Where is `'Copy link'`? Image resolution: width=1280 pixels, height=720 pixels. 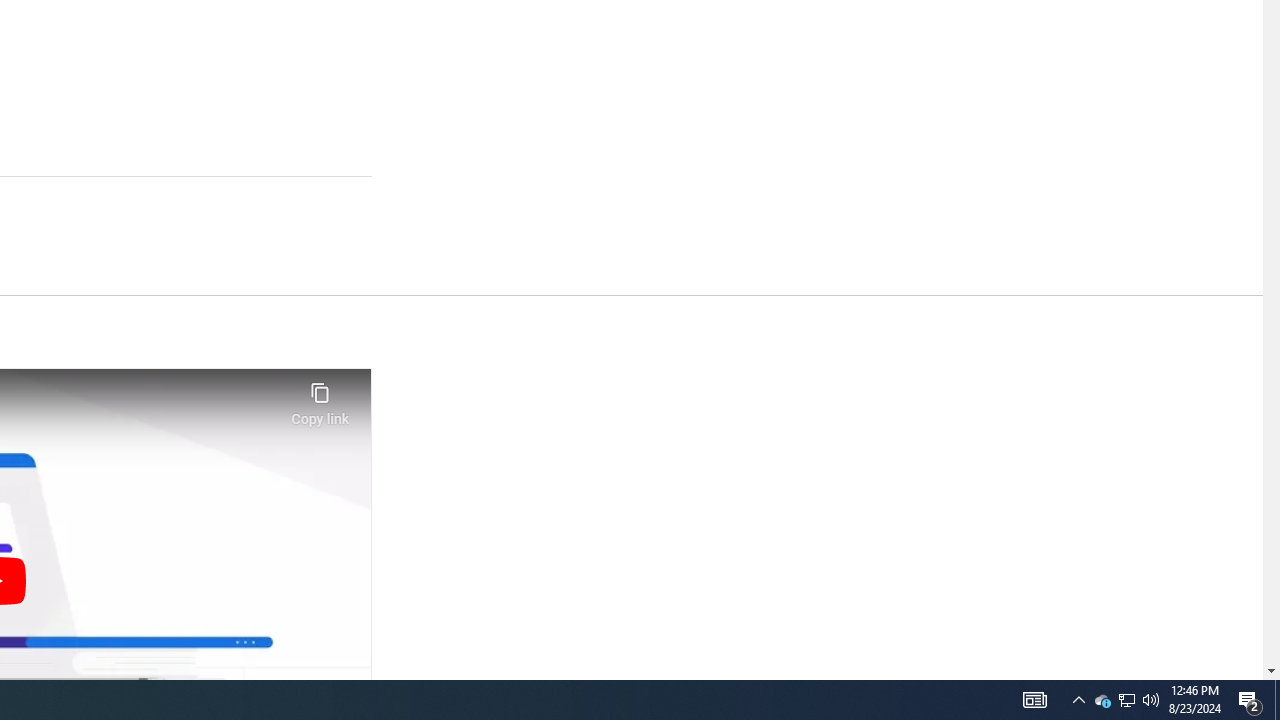 'Copy link' is located at coordinates (320, 398).